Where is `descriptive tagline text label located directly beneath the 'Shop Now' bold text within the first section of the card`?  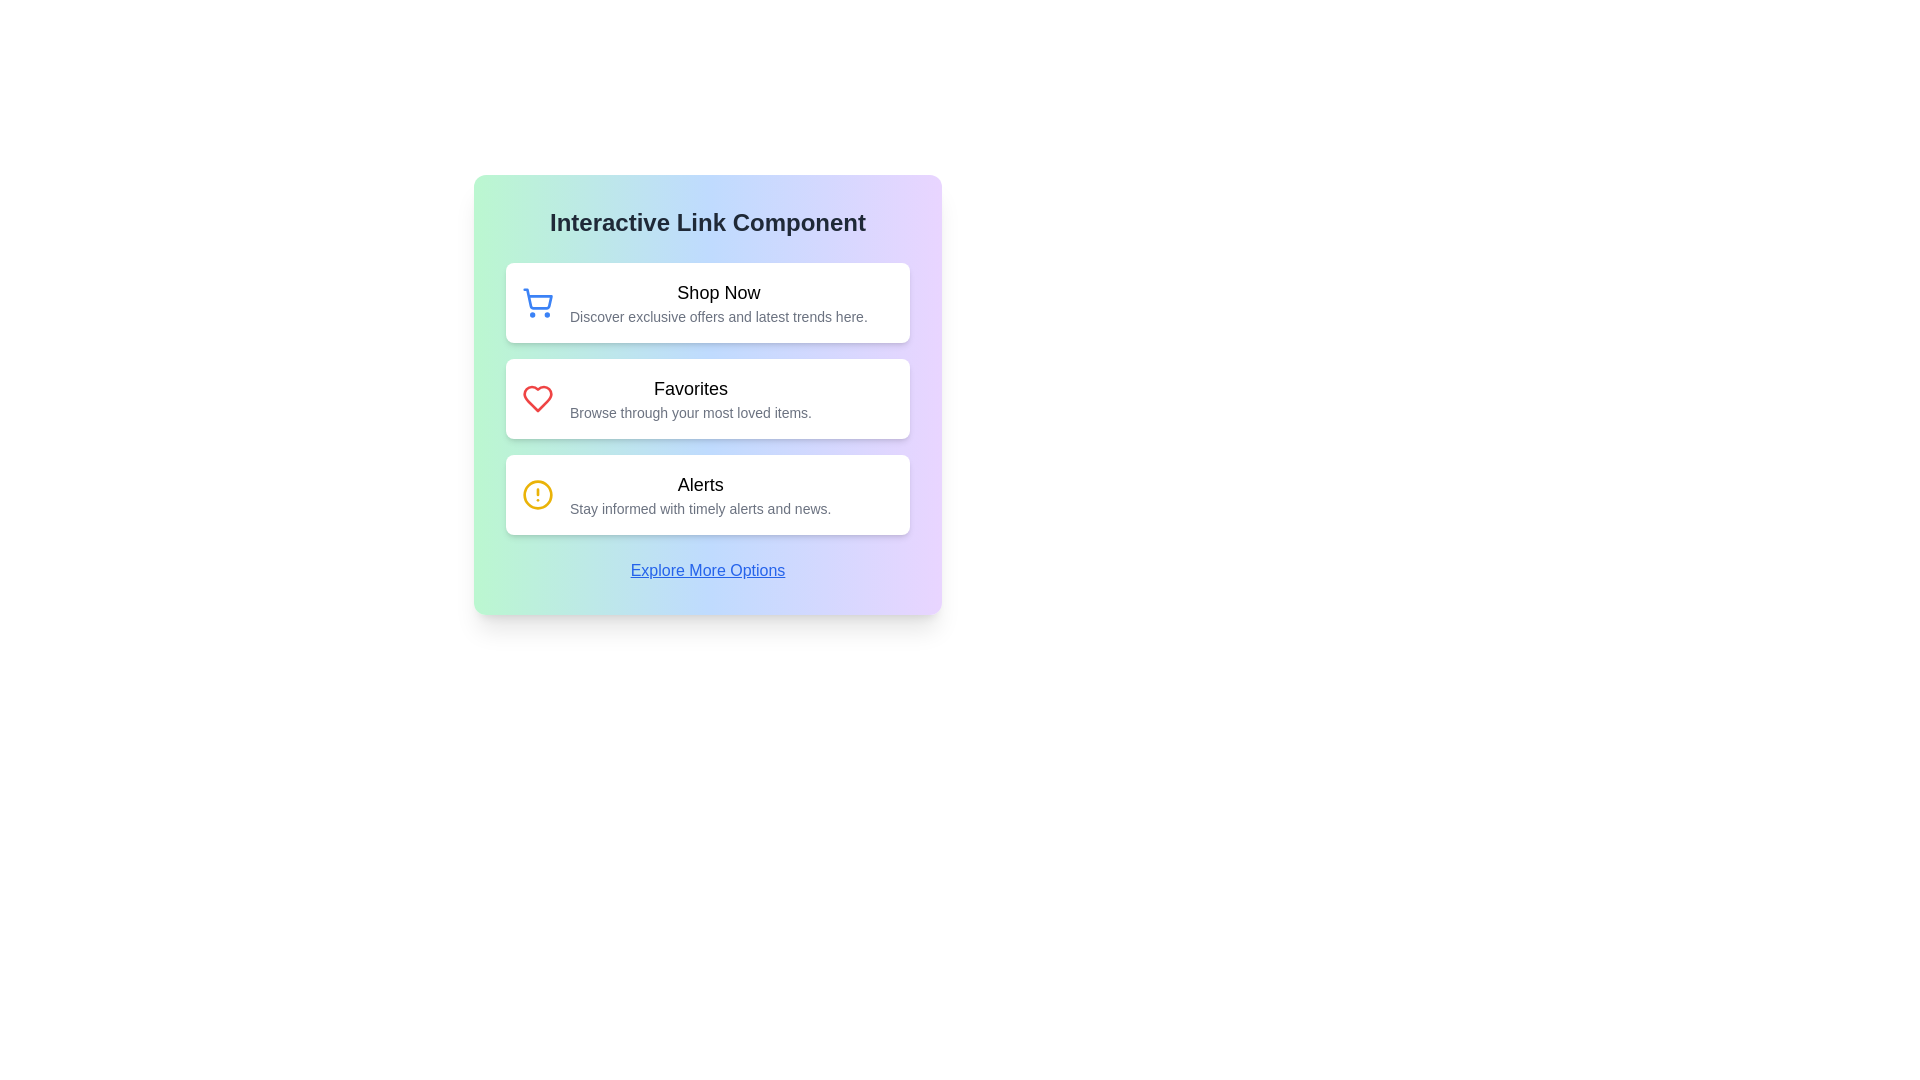
descriptive tagline text label located directly beneath the 'Shop Now' bold text within the first section of the card is located at coordinates (718, 315).